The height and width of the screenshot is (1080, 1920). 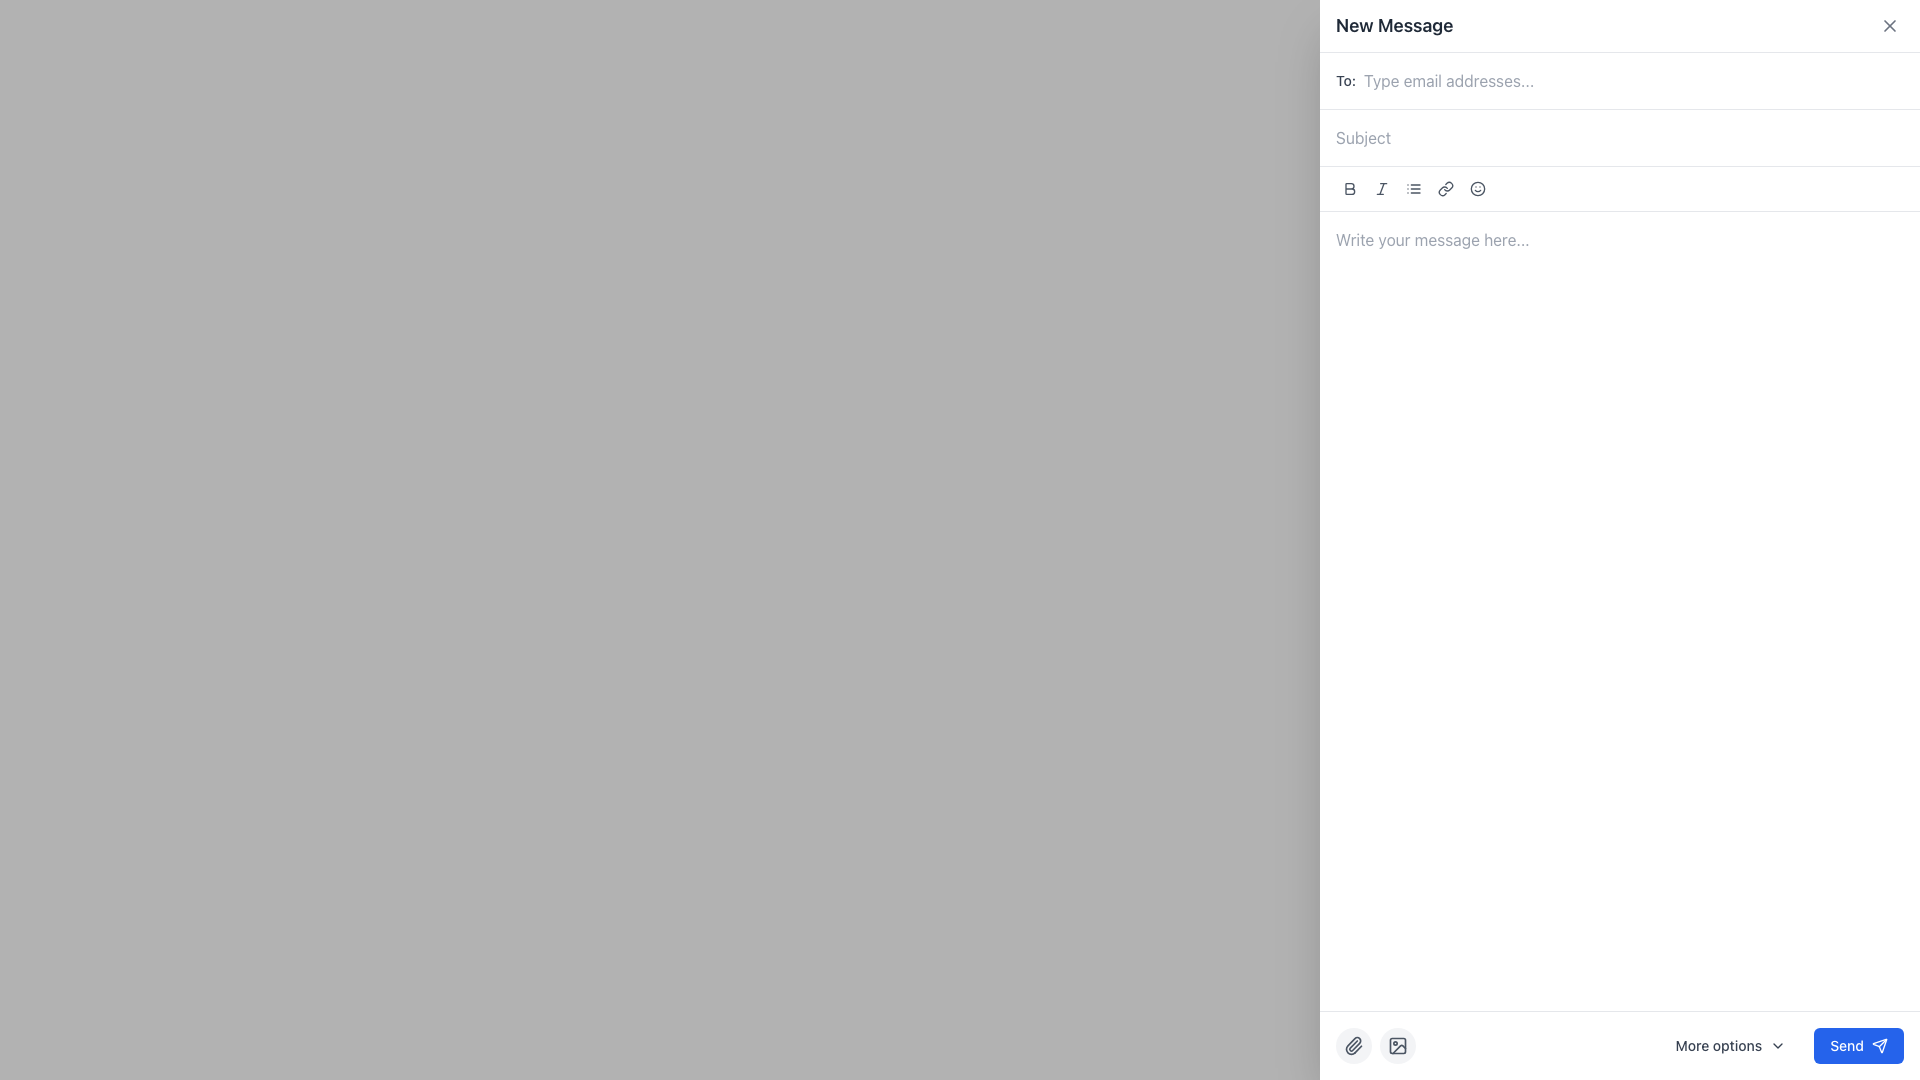 I want to click on the compact interactive icon representing an italicized 'I' symbol on the email composition toolbar, so click(x=1381, y=189).